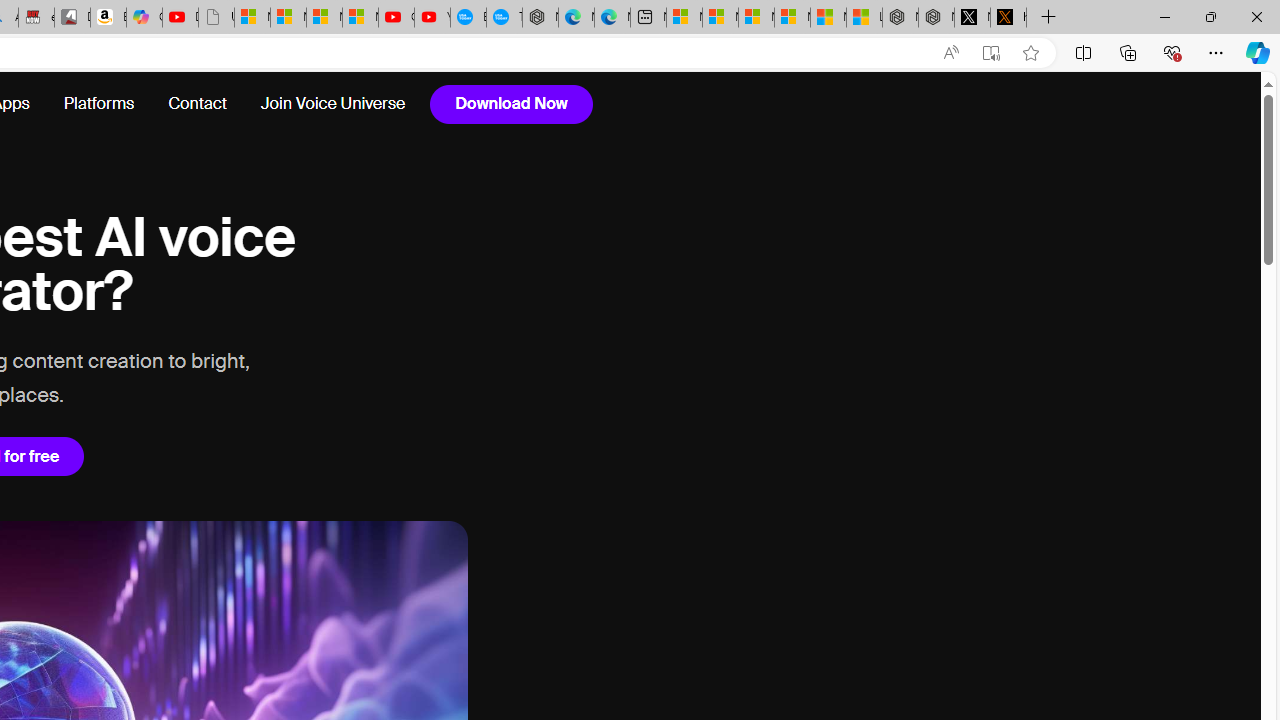 The image size is (1280, 720). What do you see at coordinates (396, 17) in the screenshot?
I see `'Gloom - YouTube'` at bounding box center [396, 17].